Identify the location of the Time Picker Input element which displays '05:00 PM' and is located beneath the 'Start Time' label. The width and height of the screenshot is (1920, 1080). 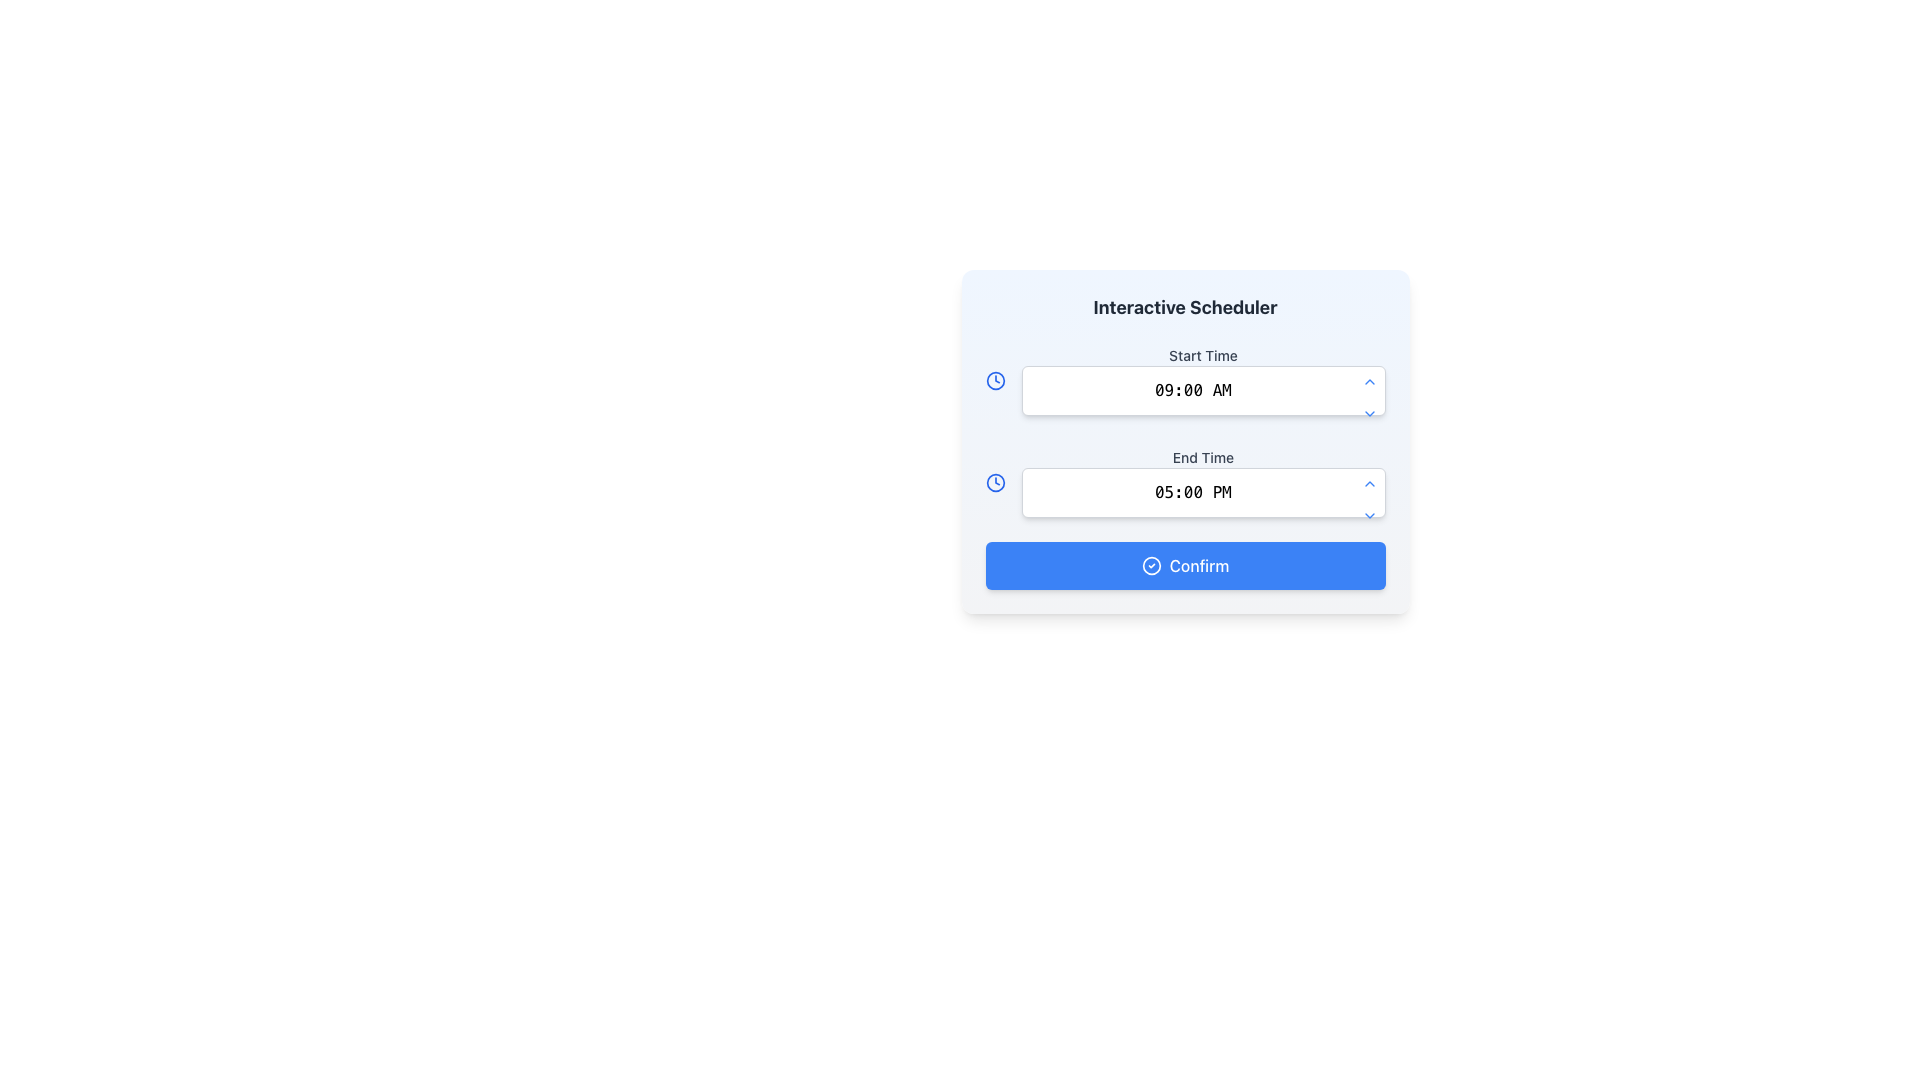
(1202, 493).